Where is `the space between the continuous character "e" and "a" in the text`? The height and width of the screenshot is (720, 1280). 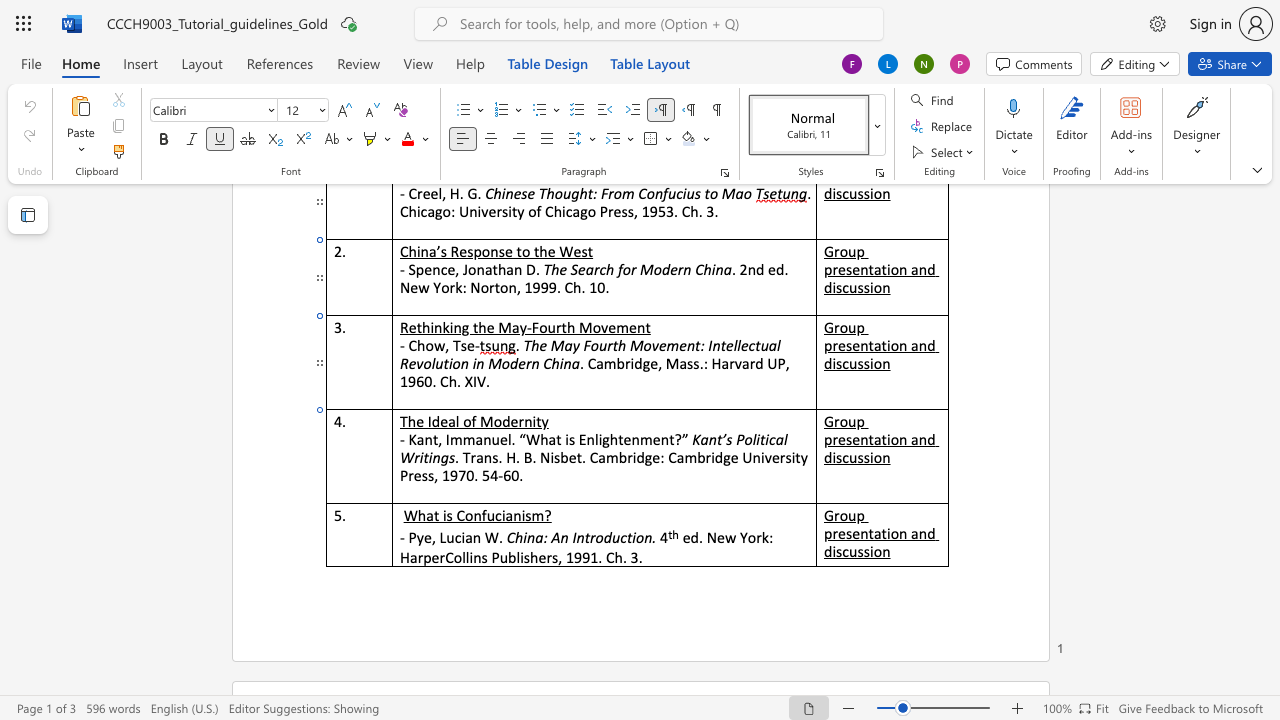
the space between the continuous character "e" and "a" in the text is located at coordinates (447, 420).